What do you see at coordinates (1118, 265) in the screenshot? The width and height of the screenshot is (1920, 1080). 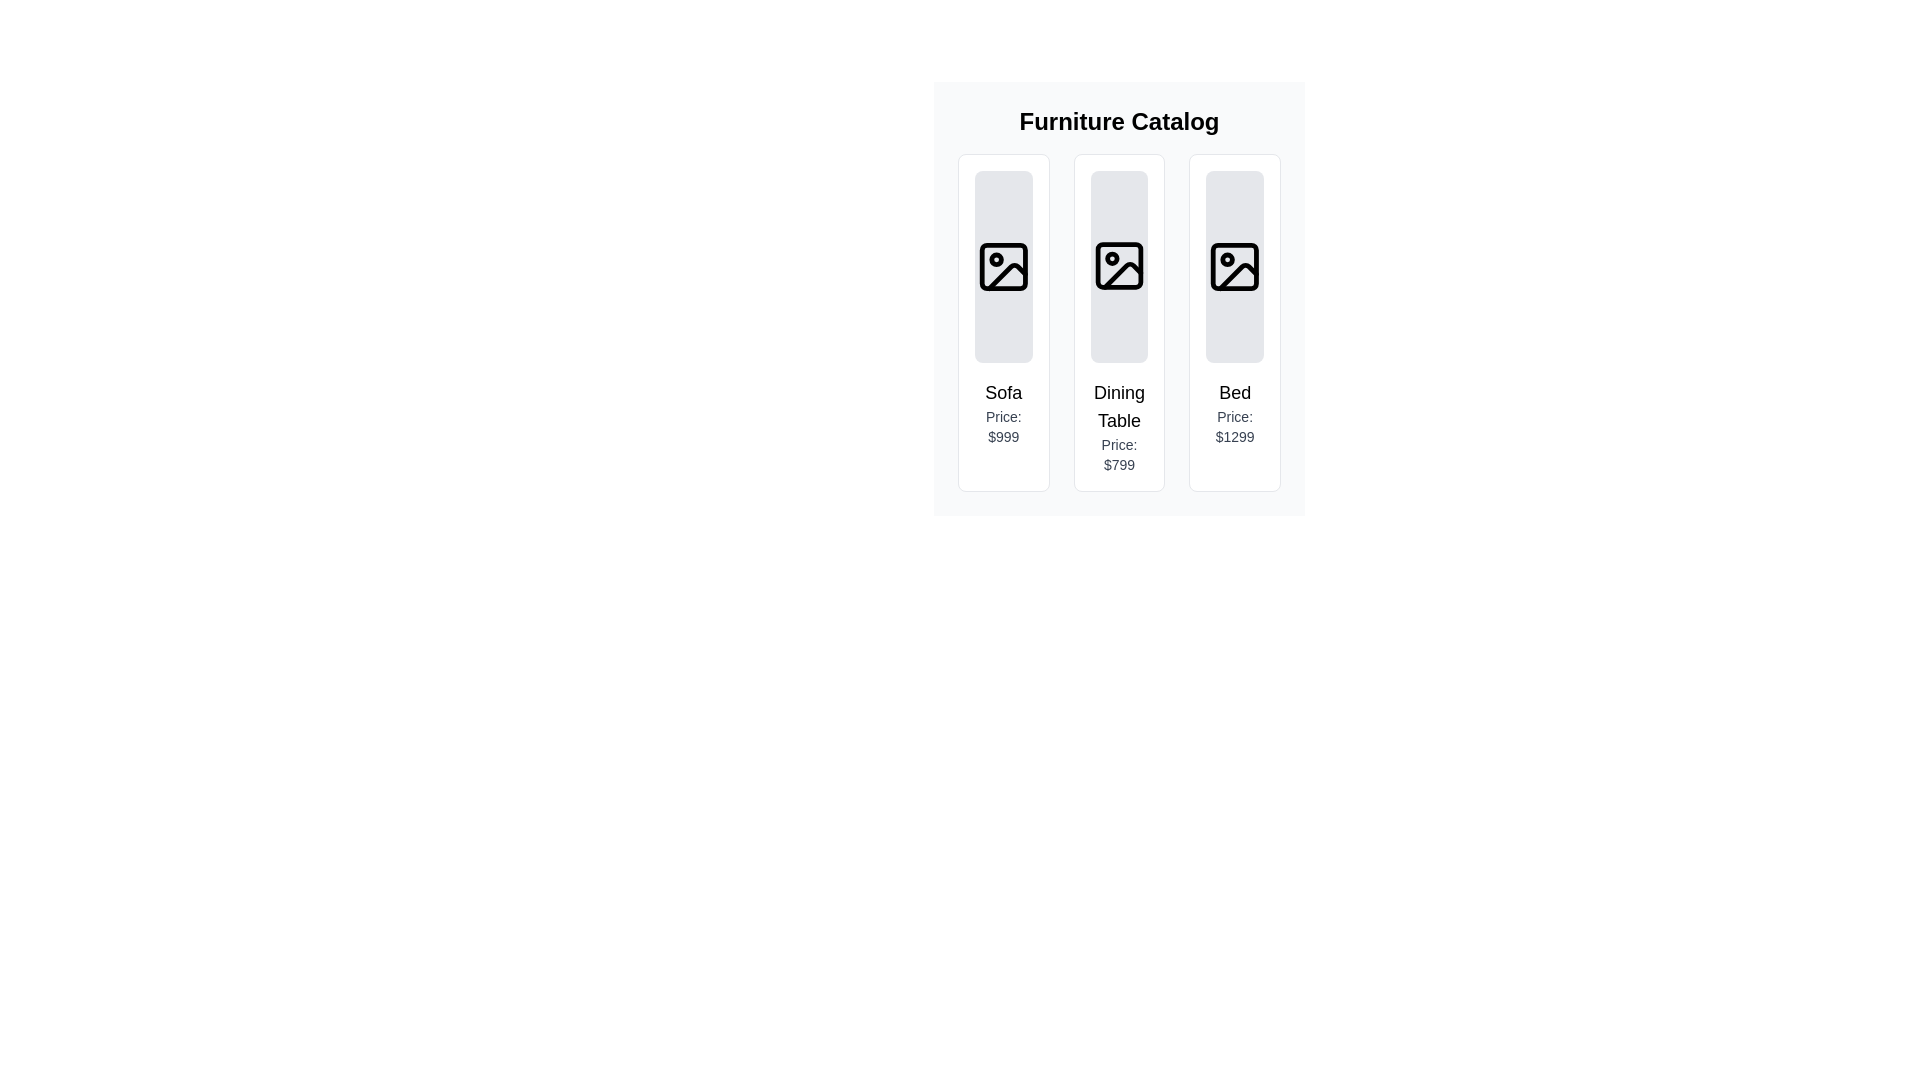 I see `the decorative background of the icon, which is a square with rounded corners and a defined border, located within the image placeholder for 'Dining Table'` at bounding box center [1118, 265].